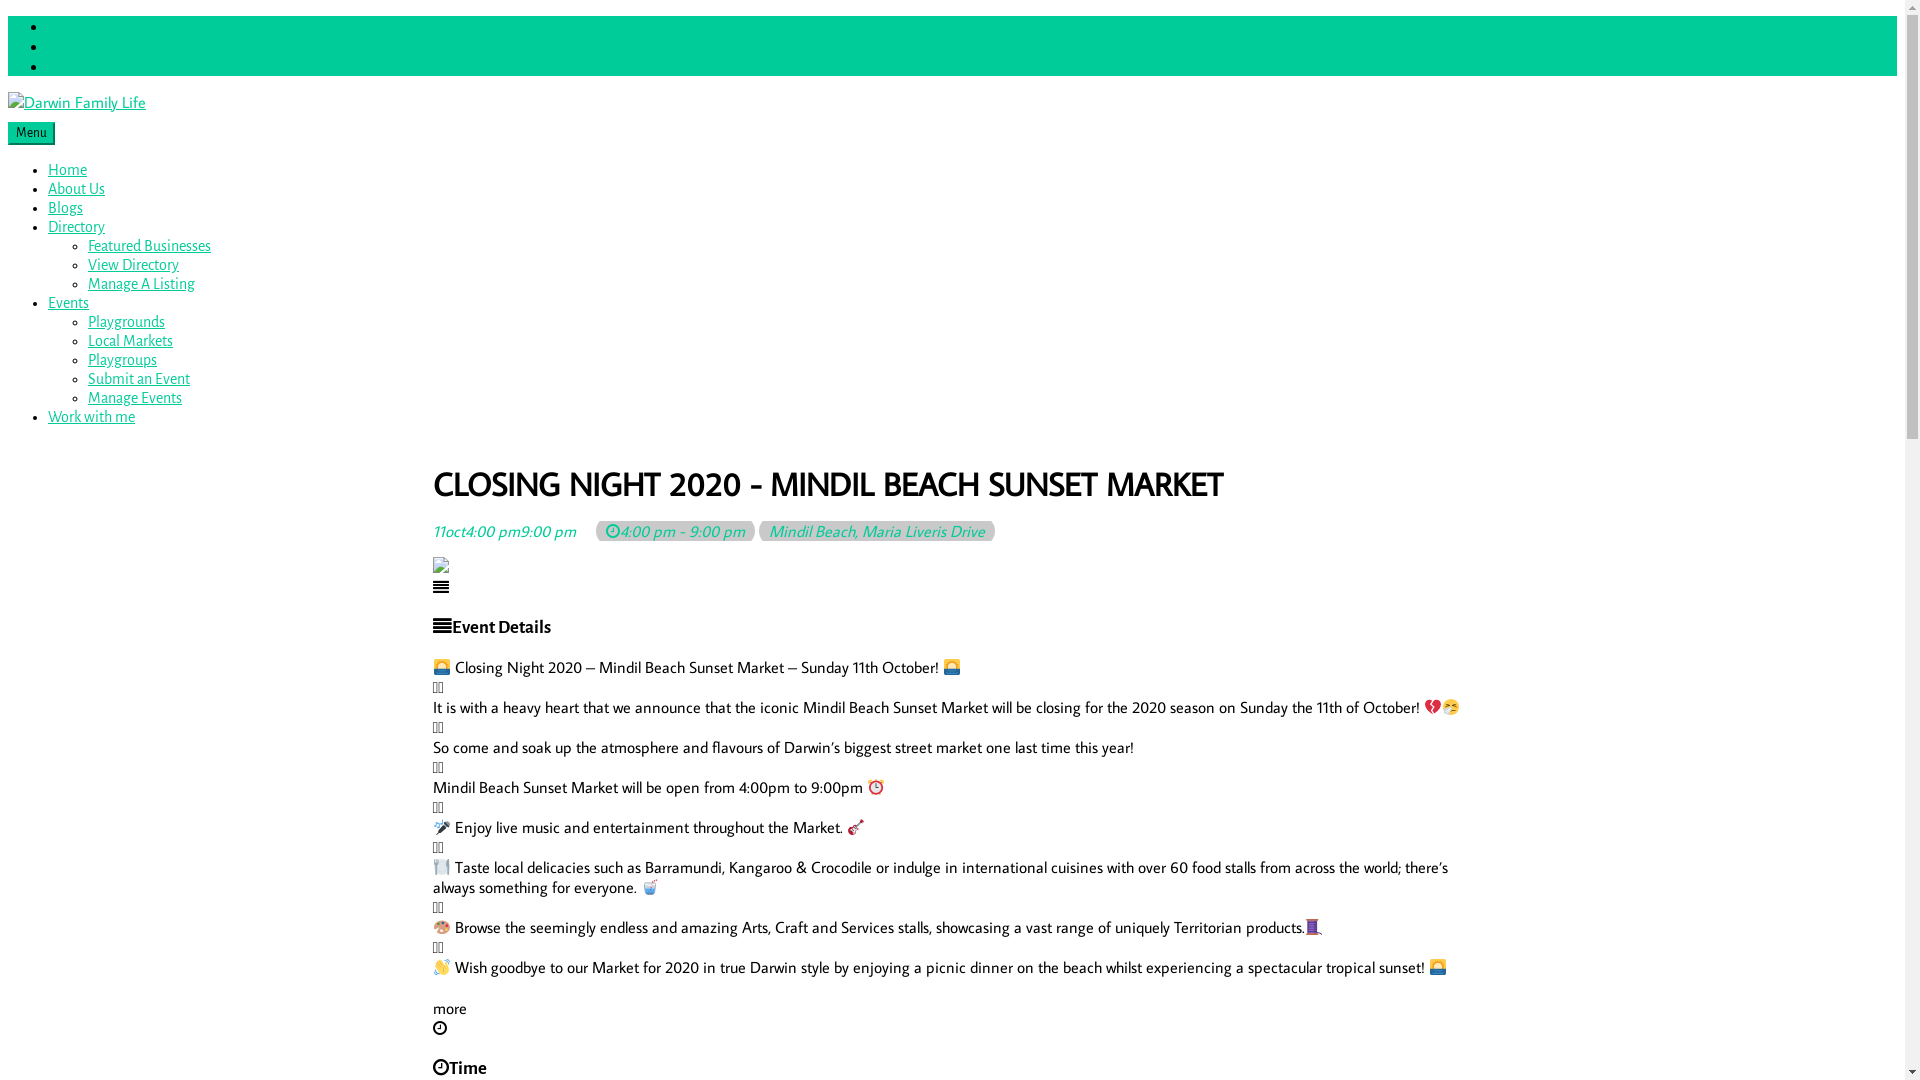 The width and height of the screenshot is (1920, 1080). What do you see at coordinates (48, 415) in the screenshot?
I see `'Work with me'` at bounding box center [48, 415].